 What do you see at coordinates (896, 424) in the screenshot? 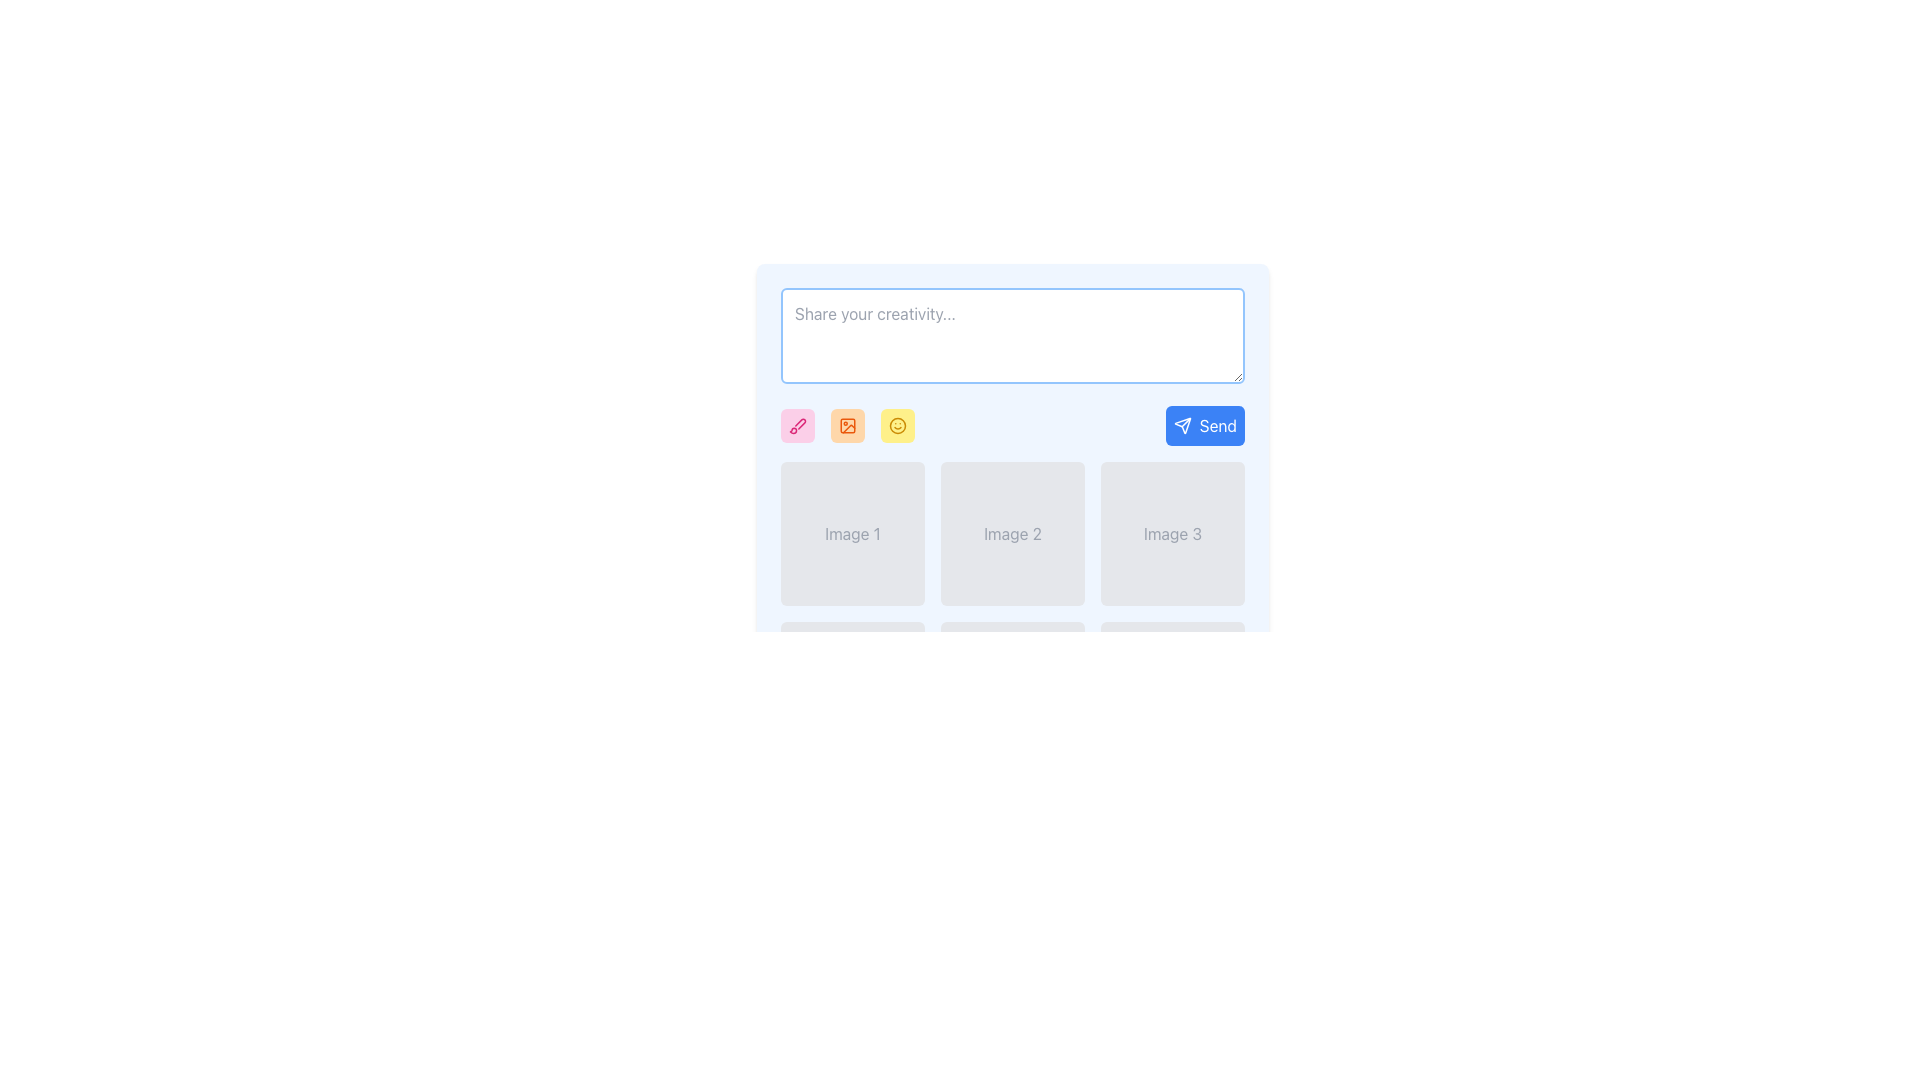
I see `the rounded yellow button with a smiling face icon` at bounding box center [896, 424].